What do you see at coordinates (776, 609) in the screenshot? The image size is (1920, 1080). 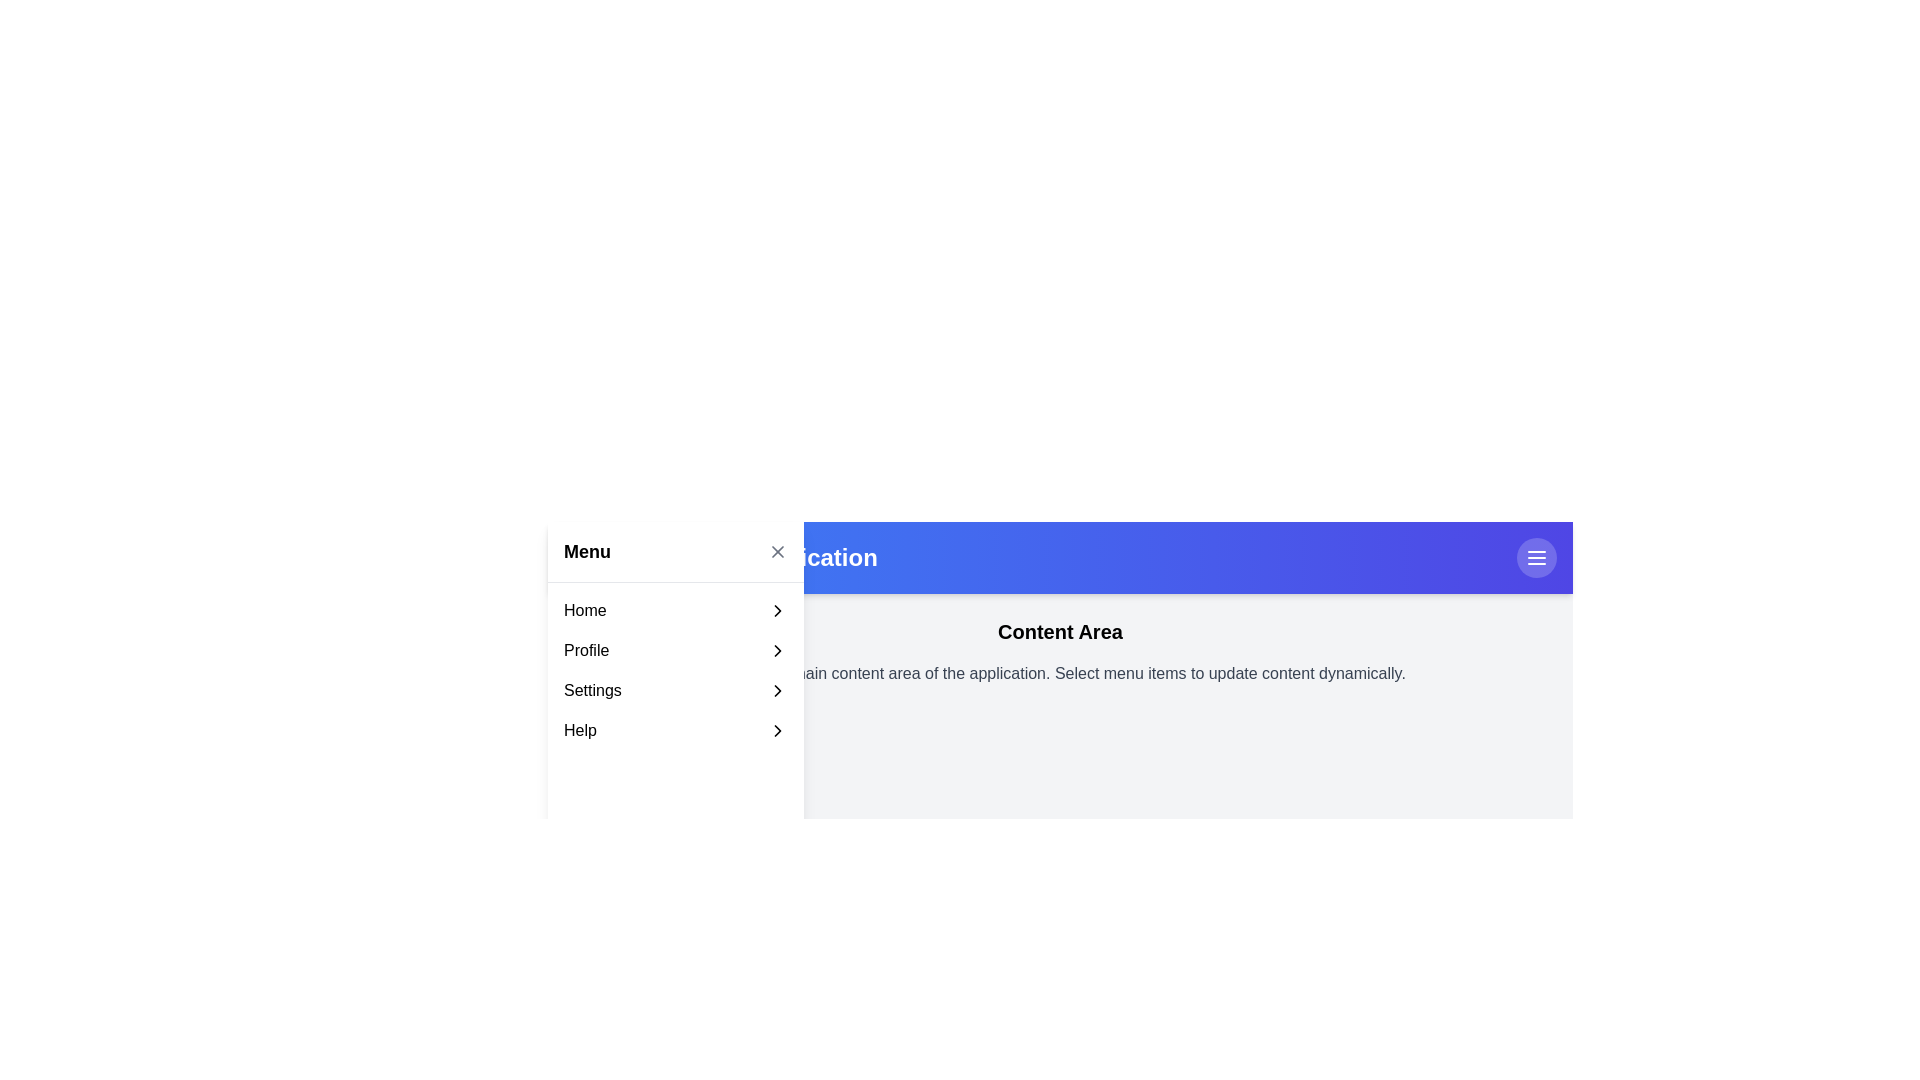 I see `the right-chevron arrow icon located to the right of the 'Home' menu item in the vertical navigation menu, which is the first chevron icon in the menu` at bounding box center [776, 609].